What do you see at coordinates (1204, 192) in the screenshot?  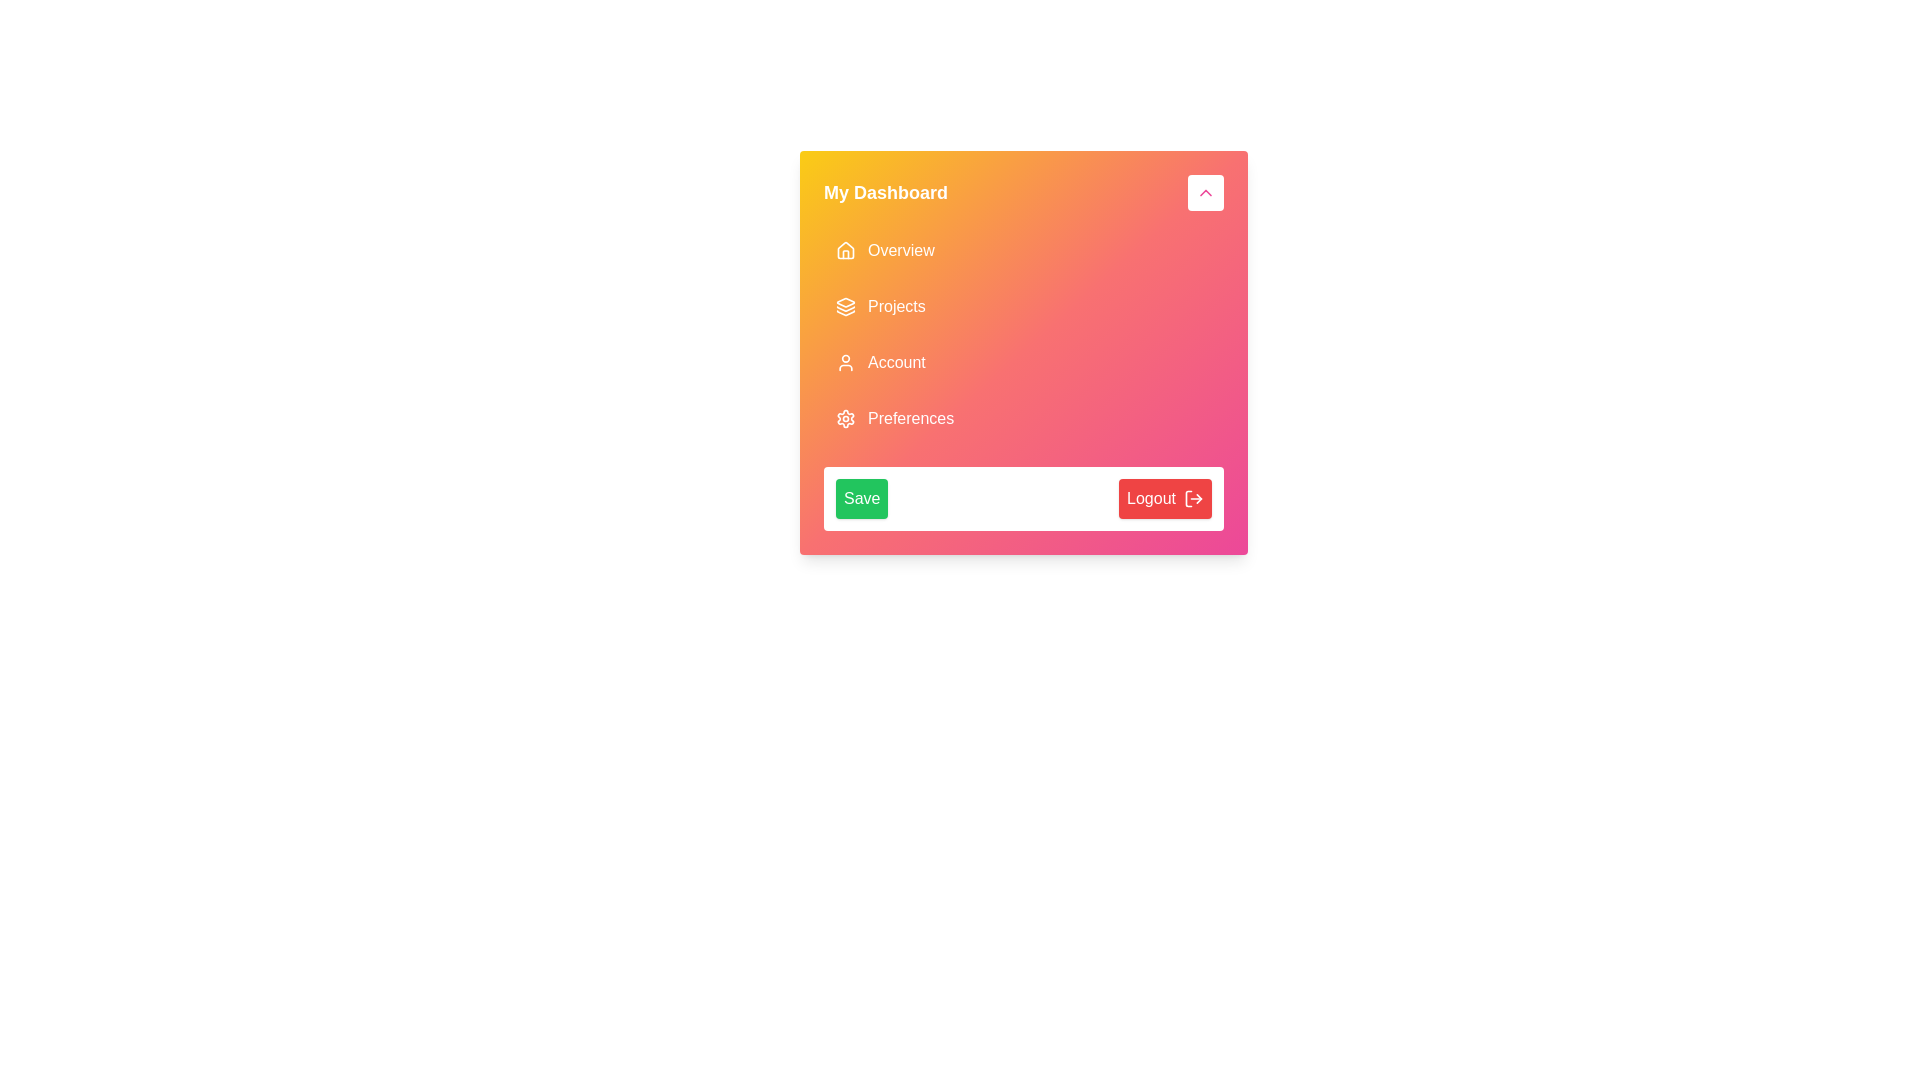 I see `the button with a pink chevron-up icon inside a white square with rounded corners located in the top-right corner of the 'My Dashboard' section to change its background color to gray` at bounding box center [1204, 192].